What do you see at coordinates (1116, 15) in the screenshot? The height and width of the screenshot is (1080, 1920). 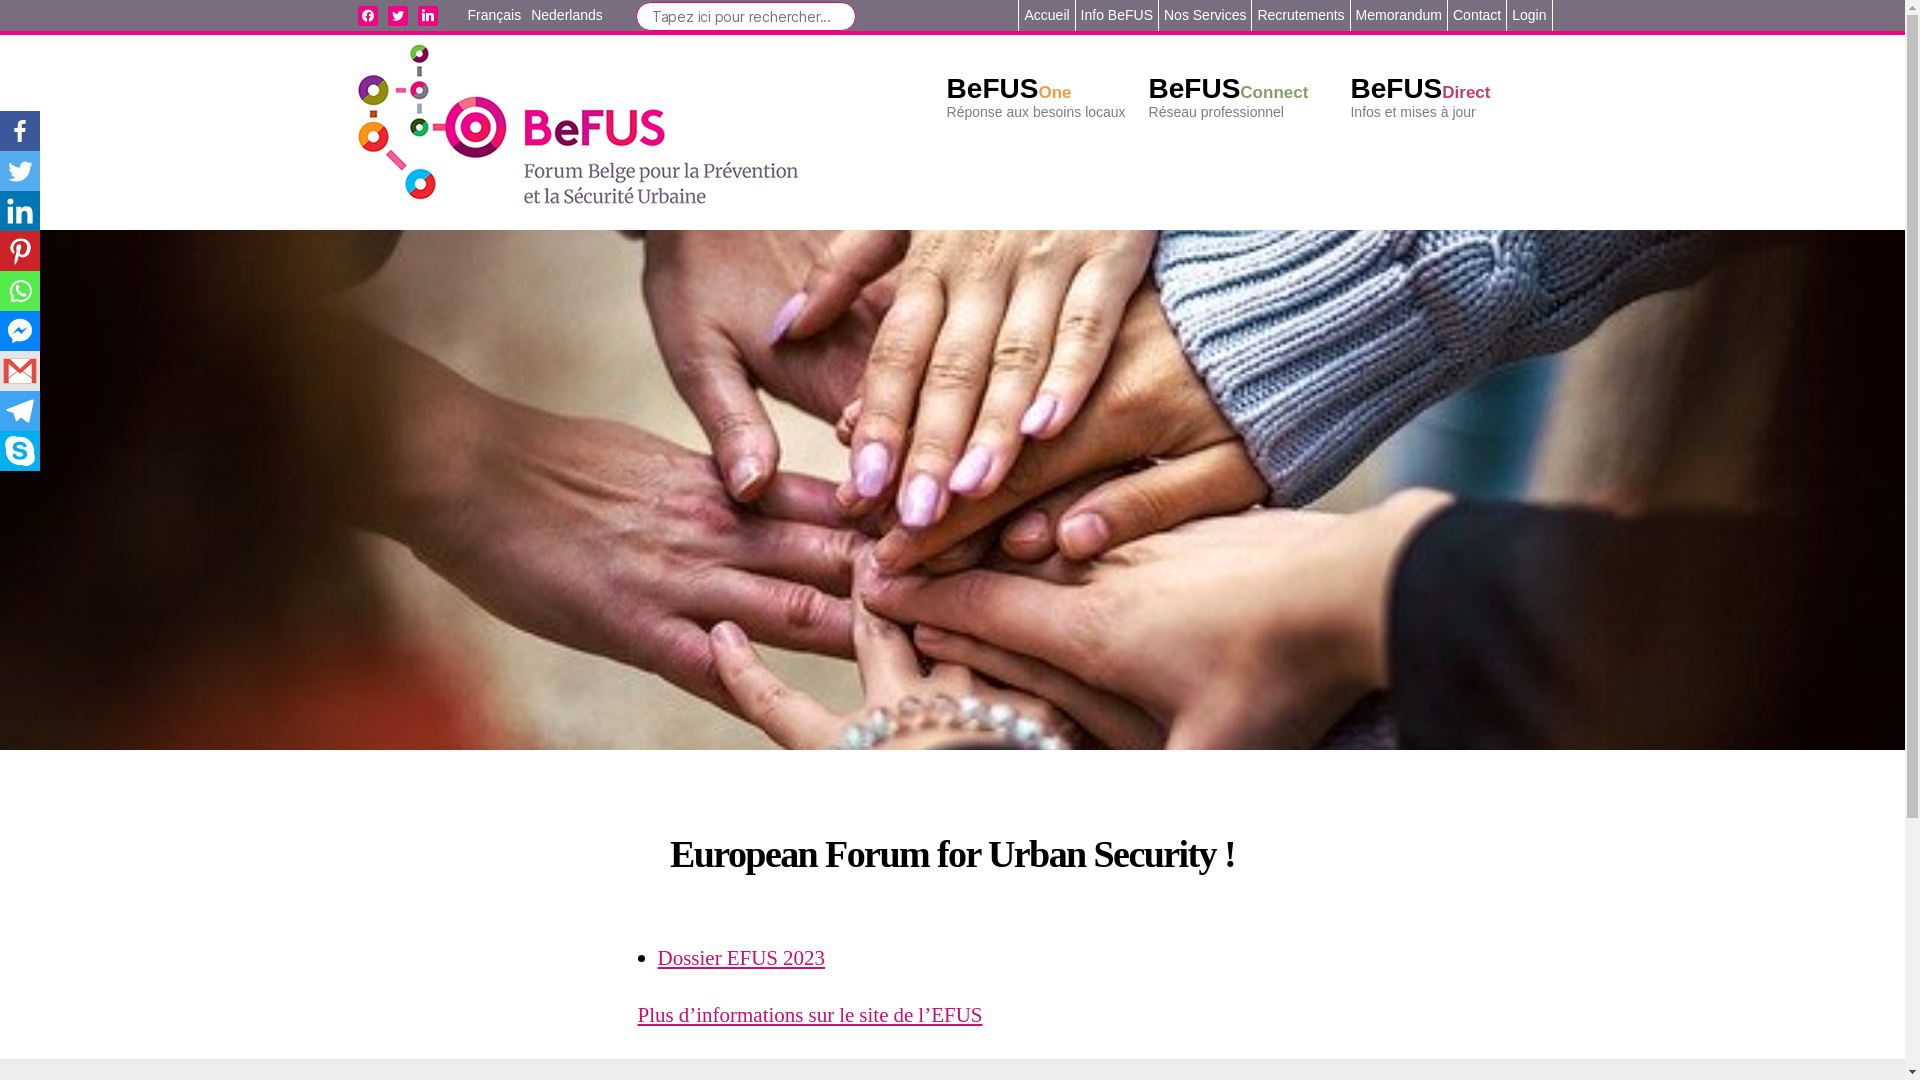 I see `'Info BeFUS'` at bounding box center [1116, 15].